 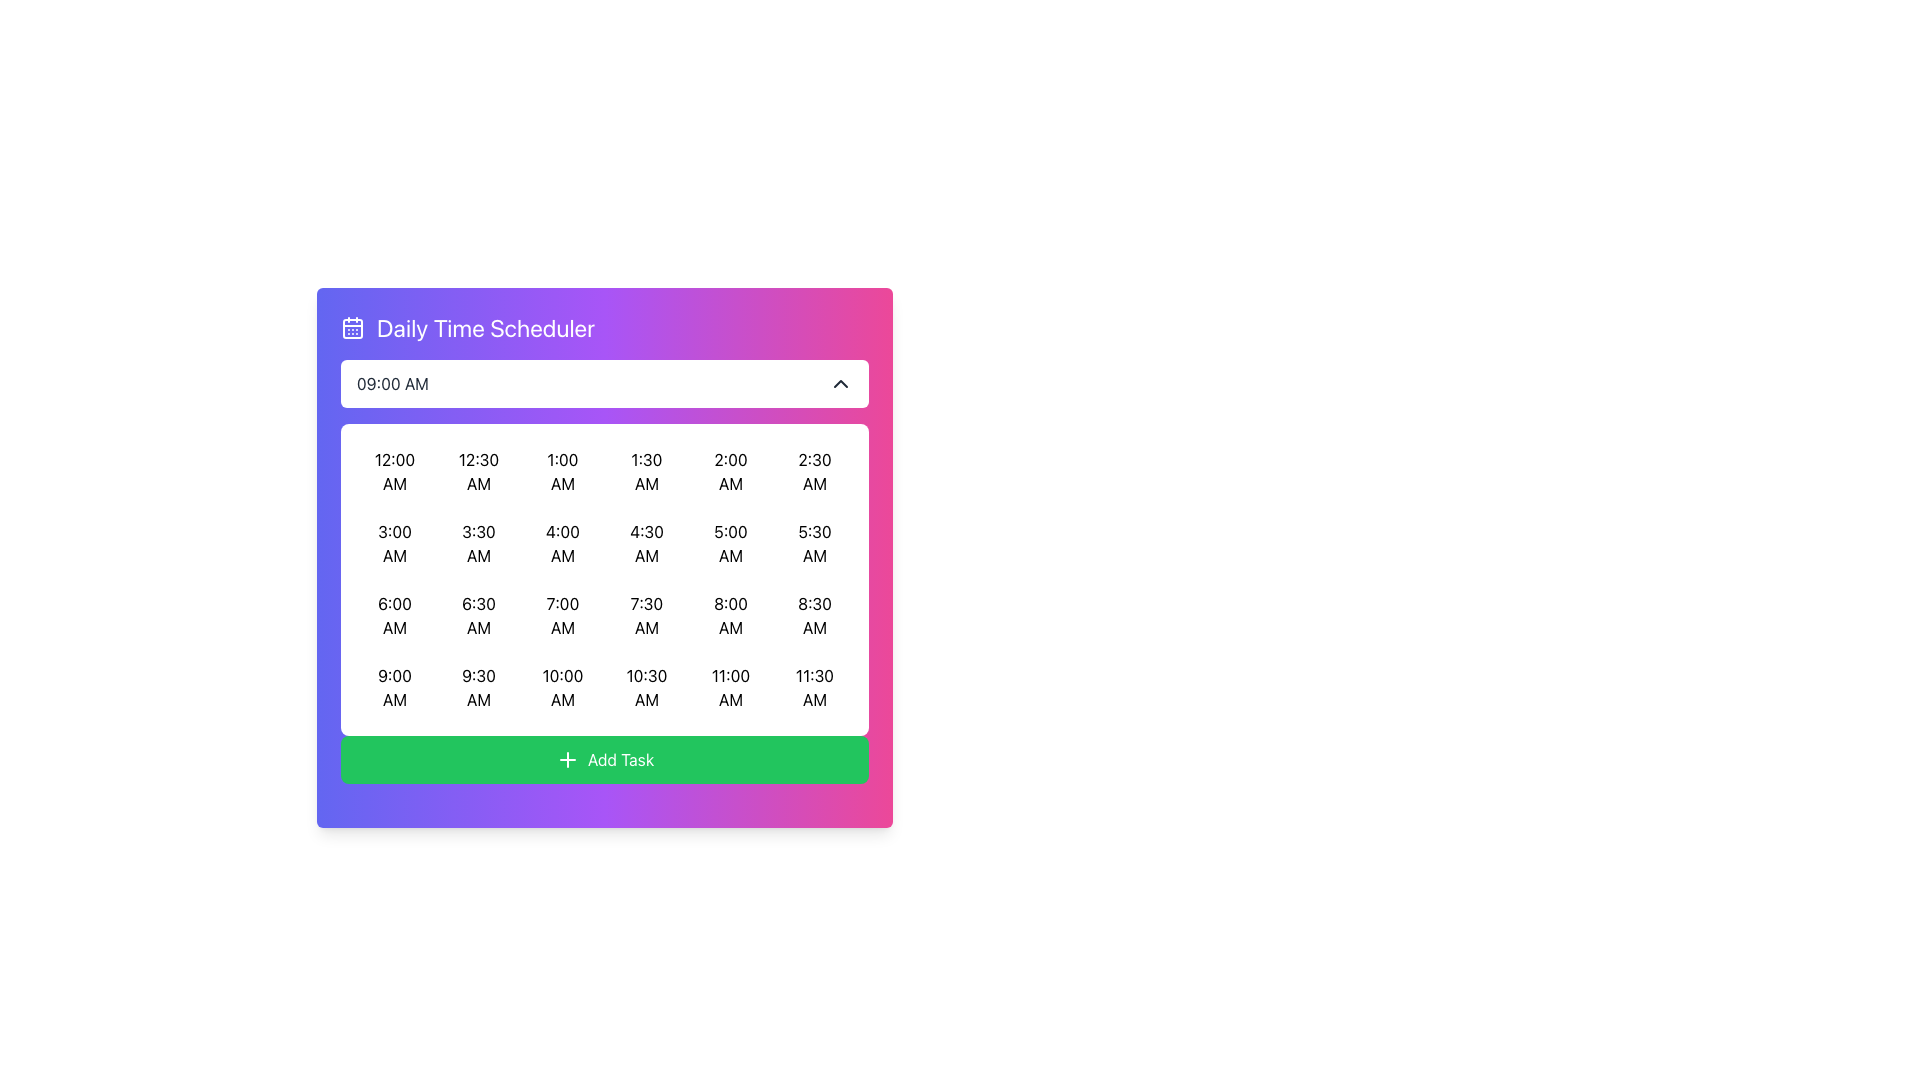 I want to click on the time indicator button displaying '10:00 AM', so click(x=561, y=686).